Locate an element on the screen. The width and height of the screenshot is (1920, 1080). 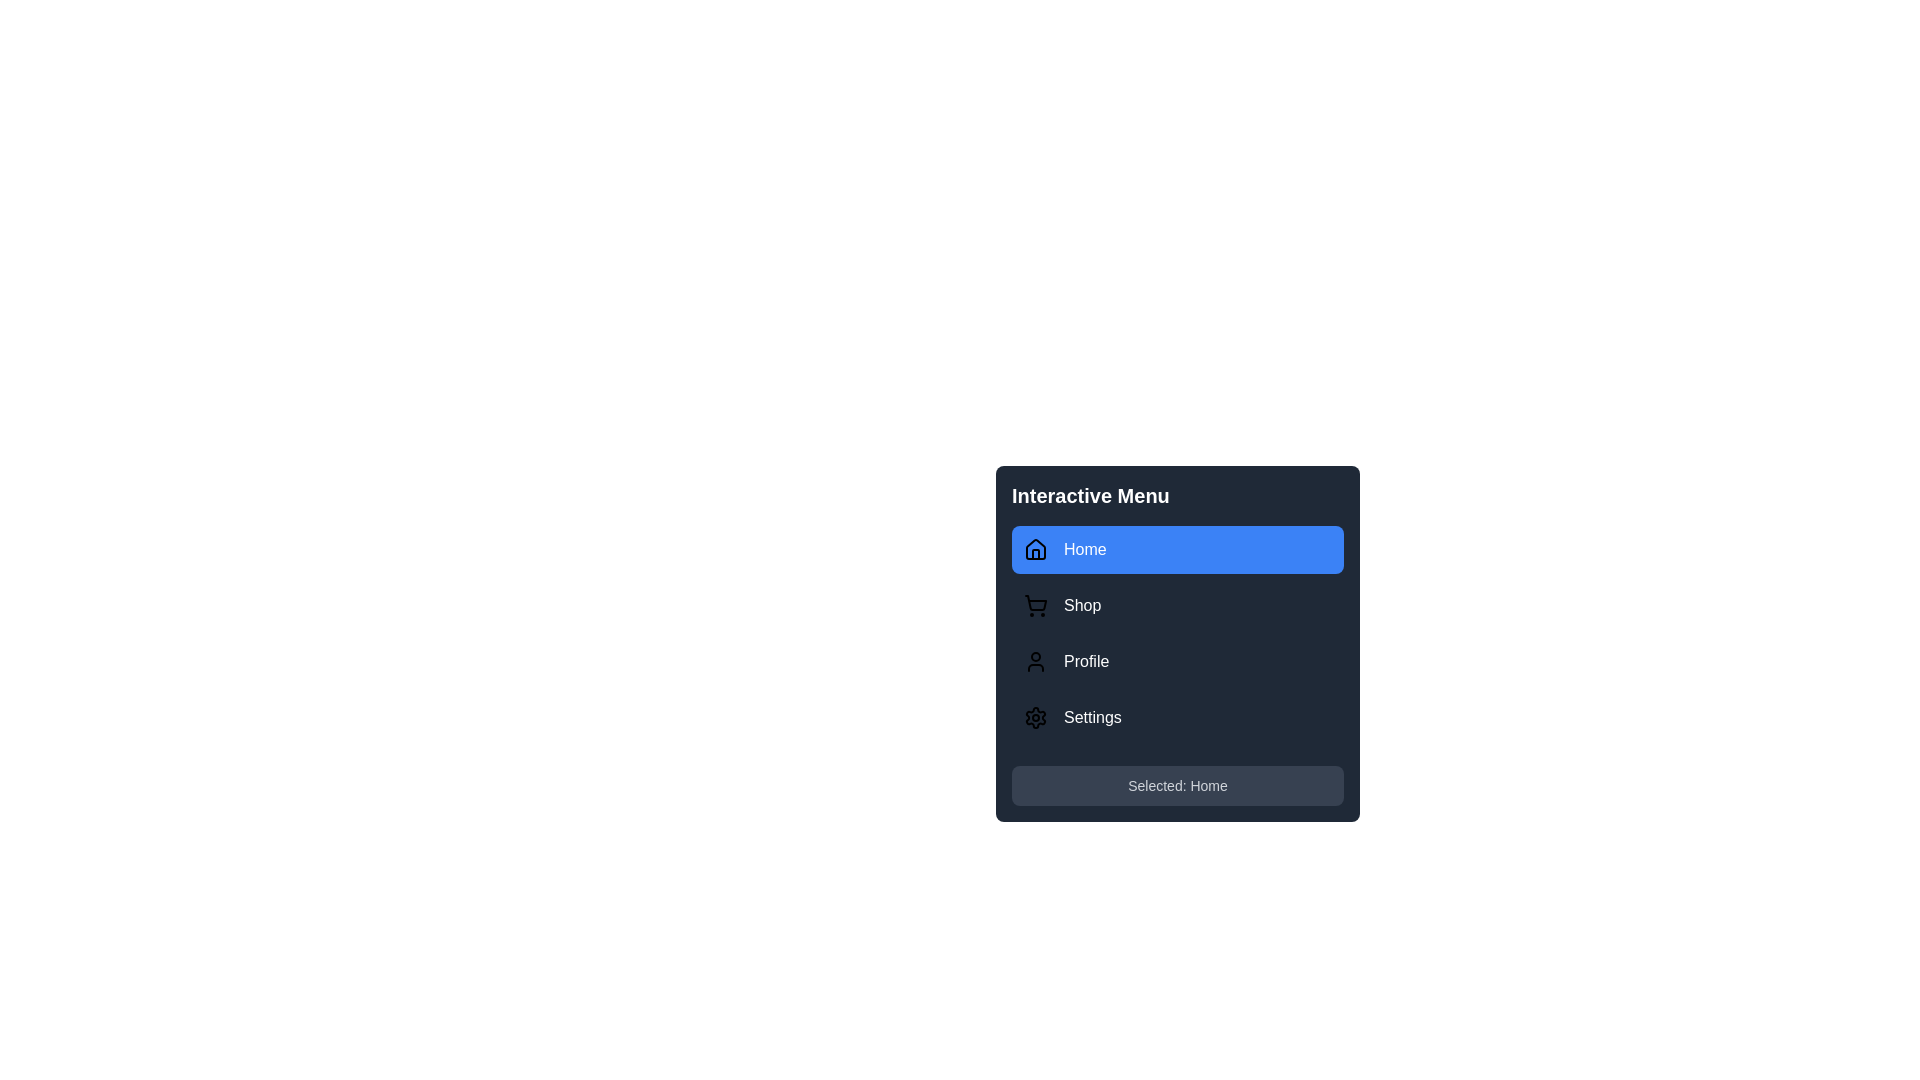
the Home icon located at the top left corner of the highlighted button area in the interactive menu is located at coordinates (1036, 550).